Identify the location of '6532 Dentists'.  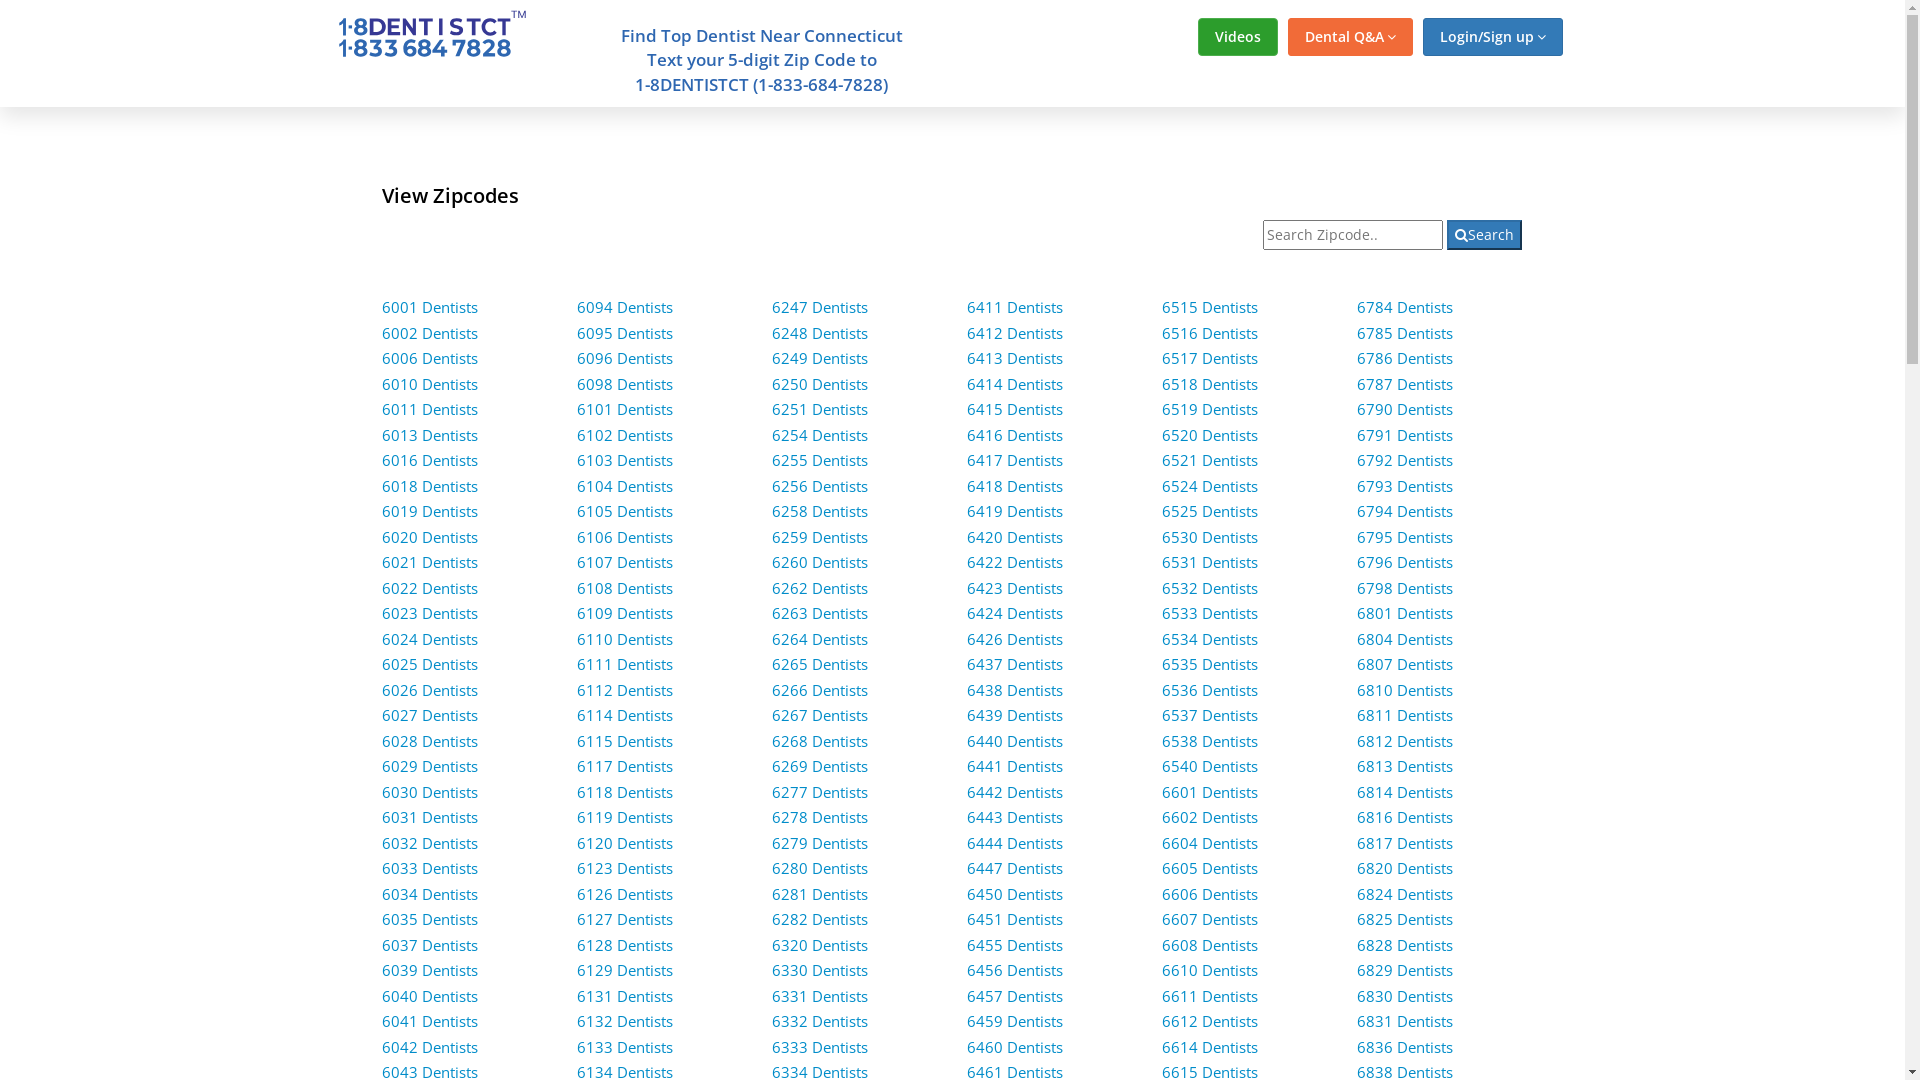
(1208, 586).